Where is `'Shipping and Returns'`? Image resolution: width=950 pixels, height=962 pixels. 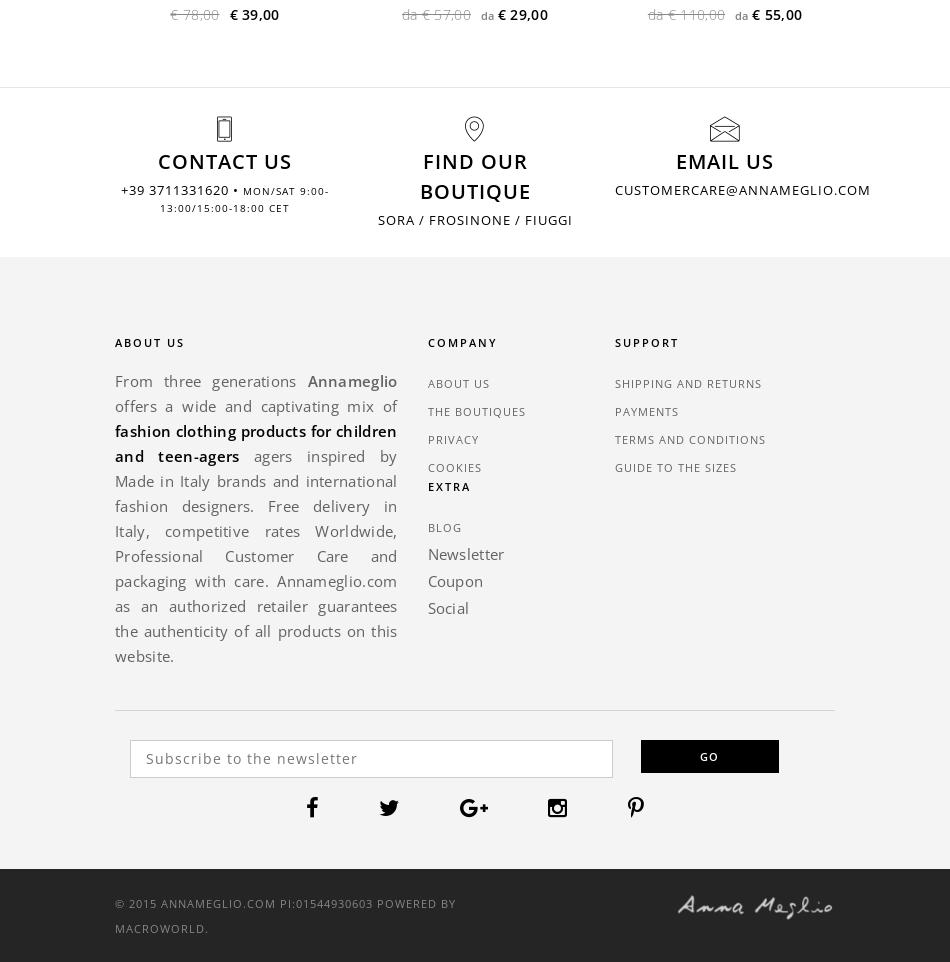
'Shipping and Returns' is located at coordinates (688, 382).